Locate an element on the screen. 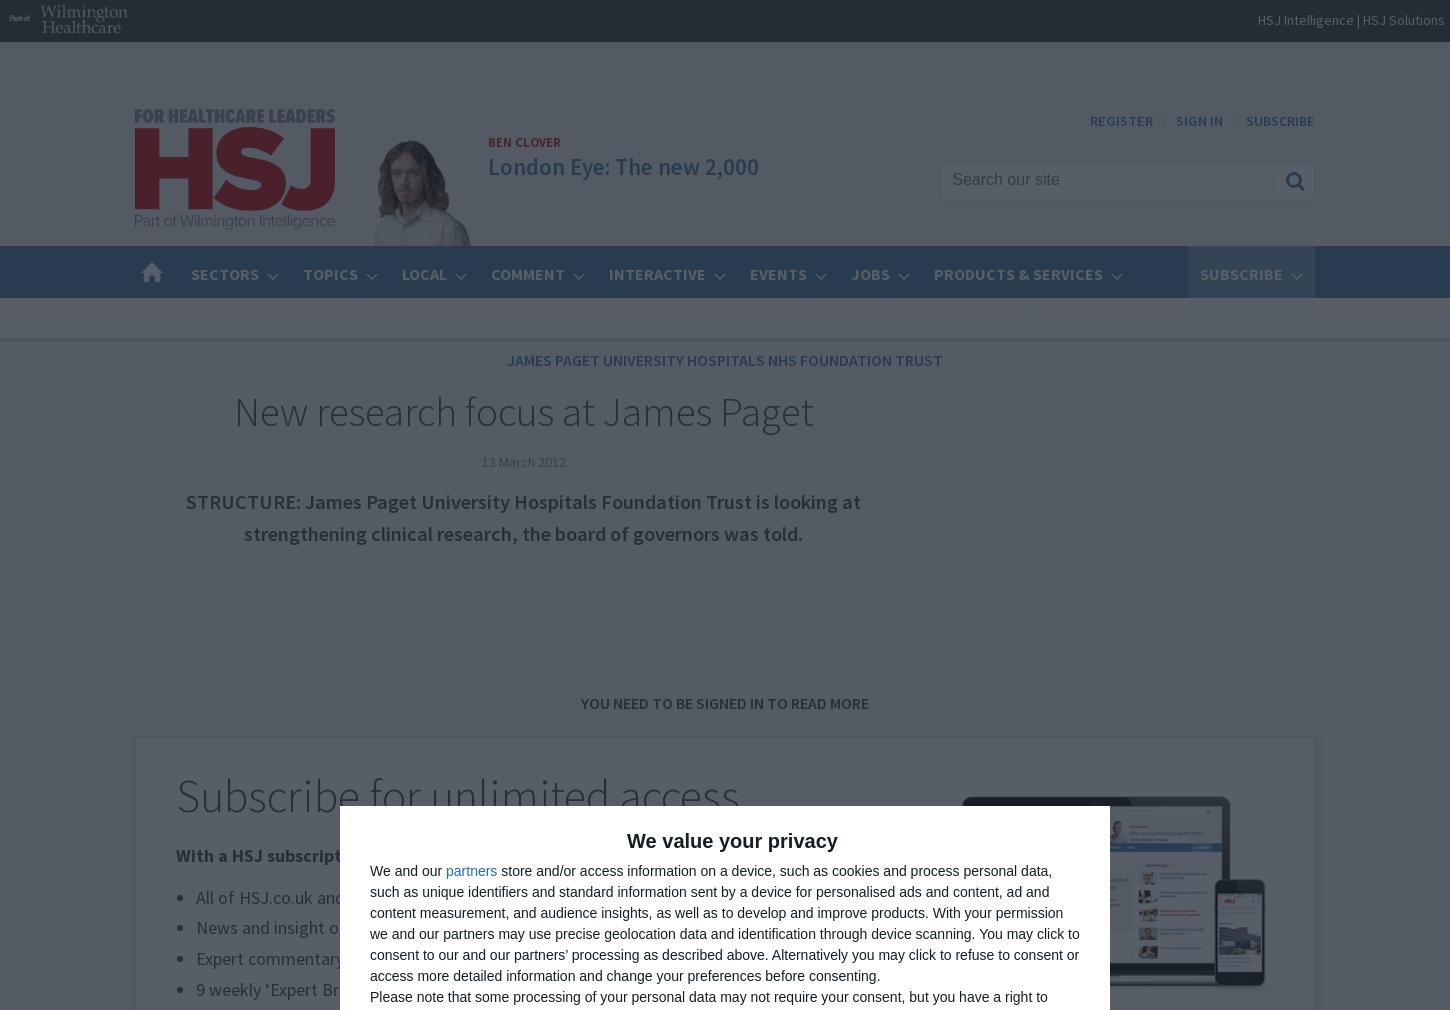  'News and insight on all areas of public funded healthcare' is located at coordinates (195, 927).